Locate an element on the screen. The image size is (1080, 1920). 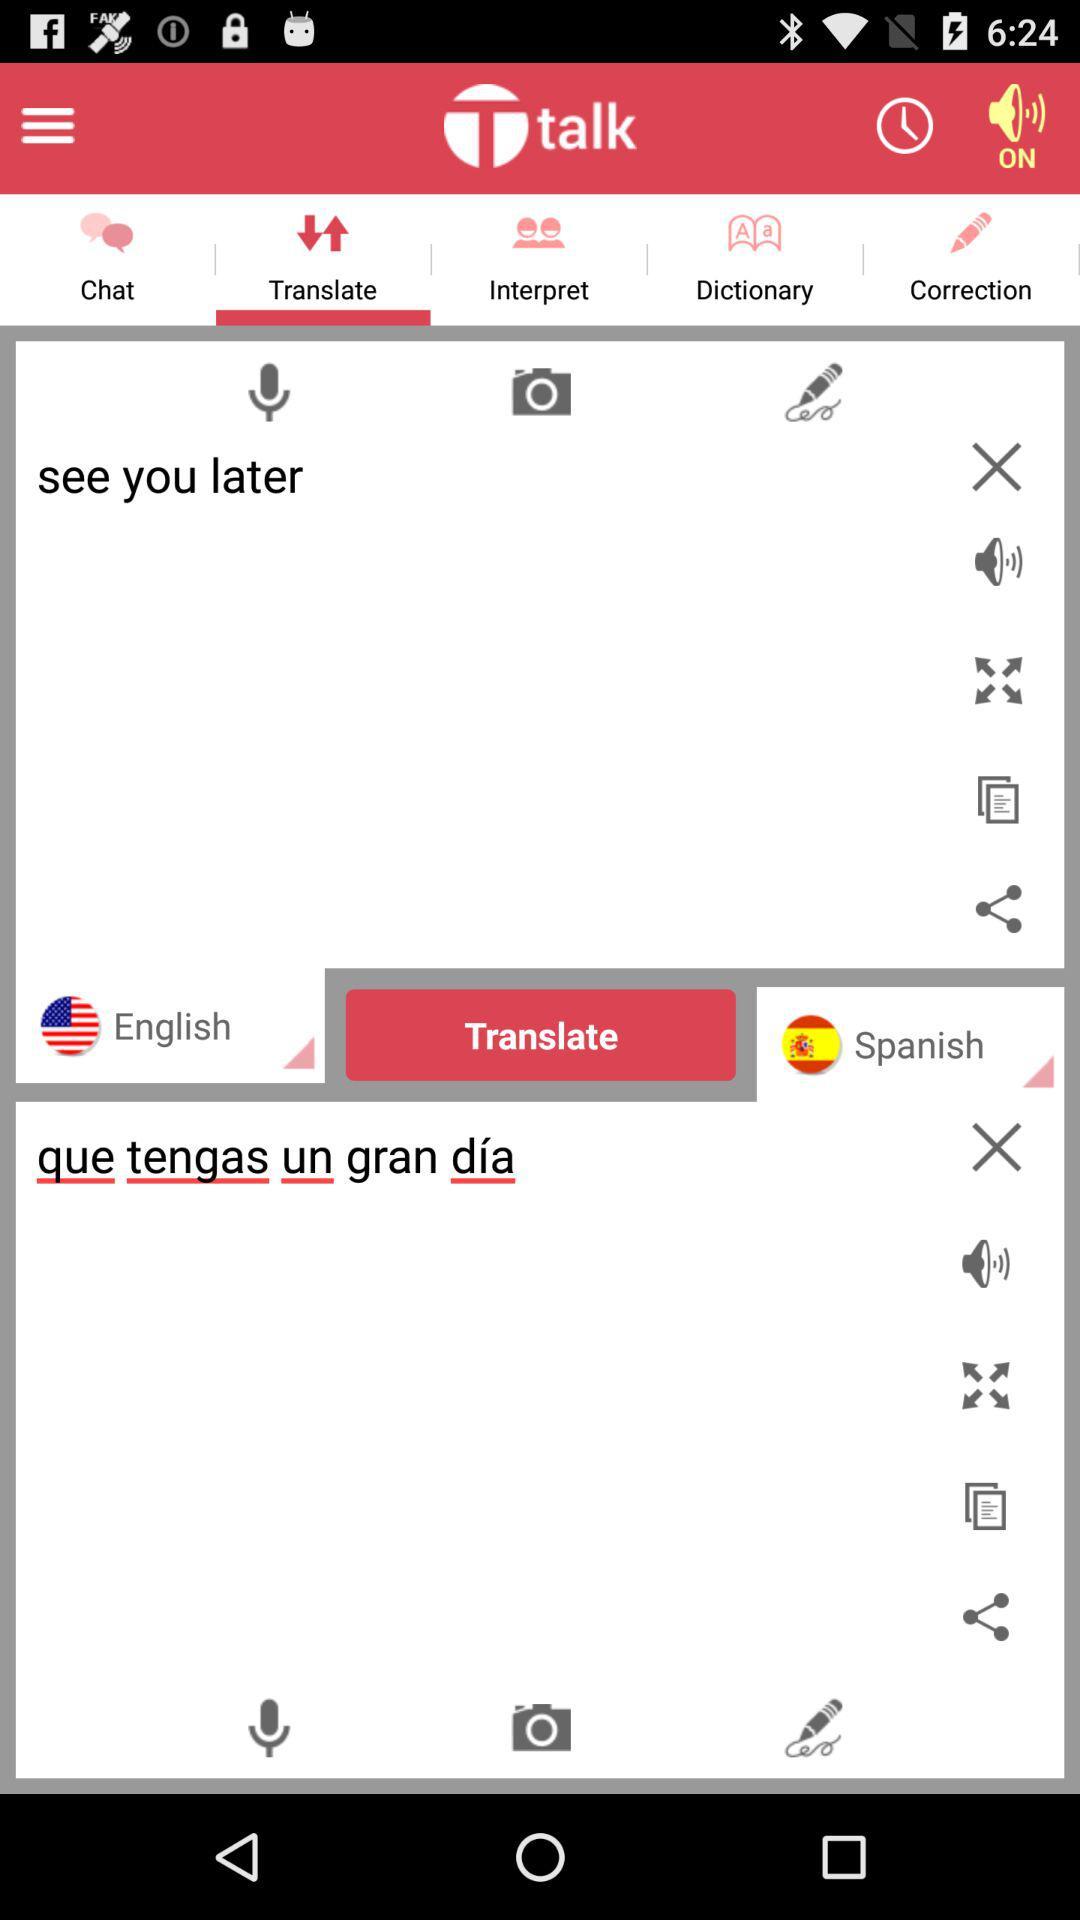
the fullscreen icon is located at coordinates (990, 1471).